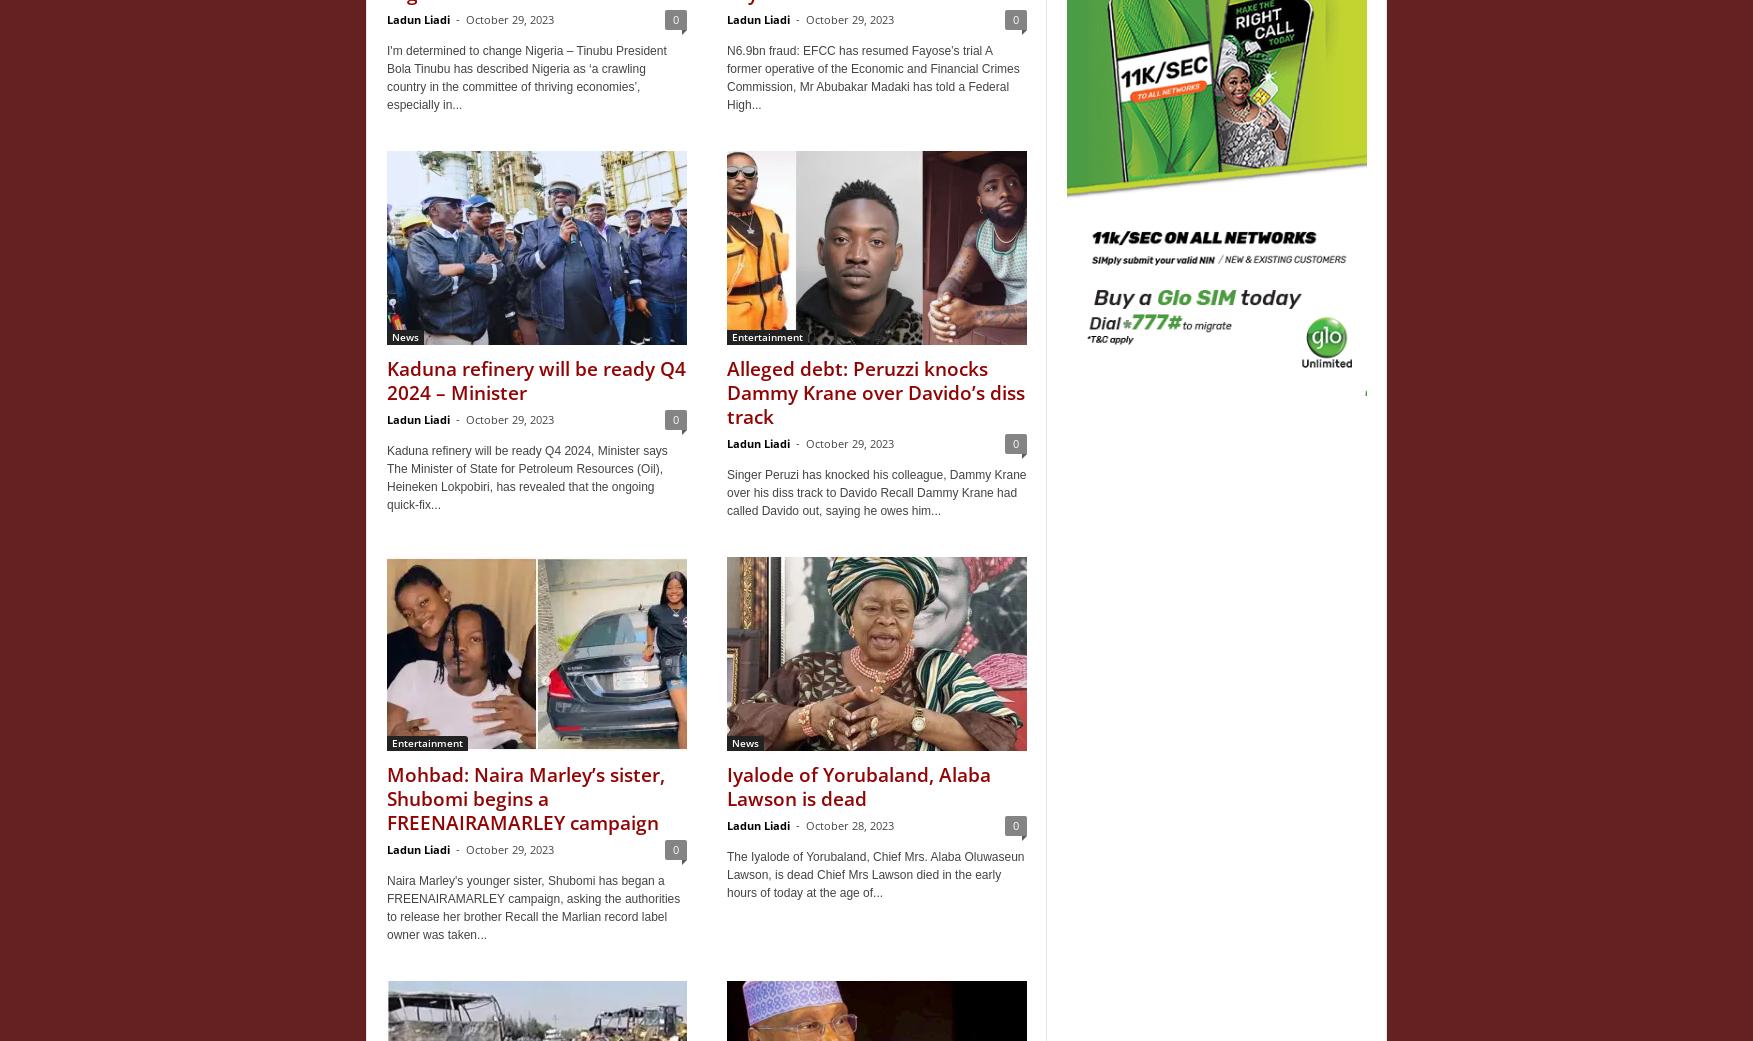 Image resolution: width=1753 pixels, height=1041 pixels. Describe the element at coordinates (526, 798) in the screenshot. I see `'Mohbad: Naira Marley’s sister, Shubomi begins a FREENAIRAMARLEY campaign'` at that location.